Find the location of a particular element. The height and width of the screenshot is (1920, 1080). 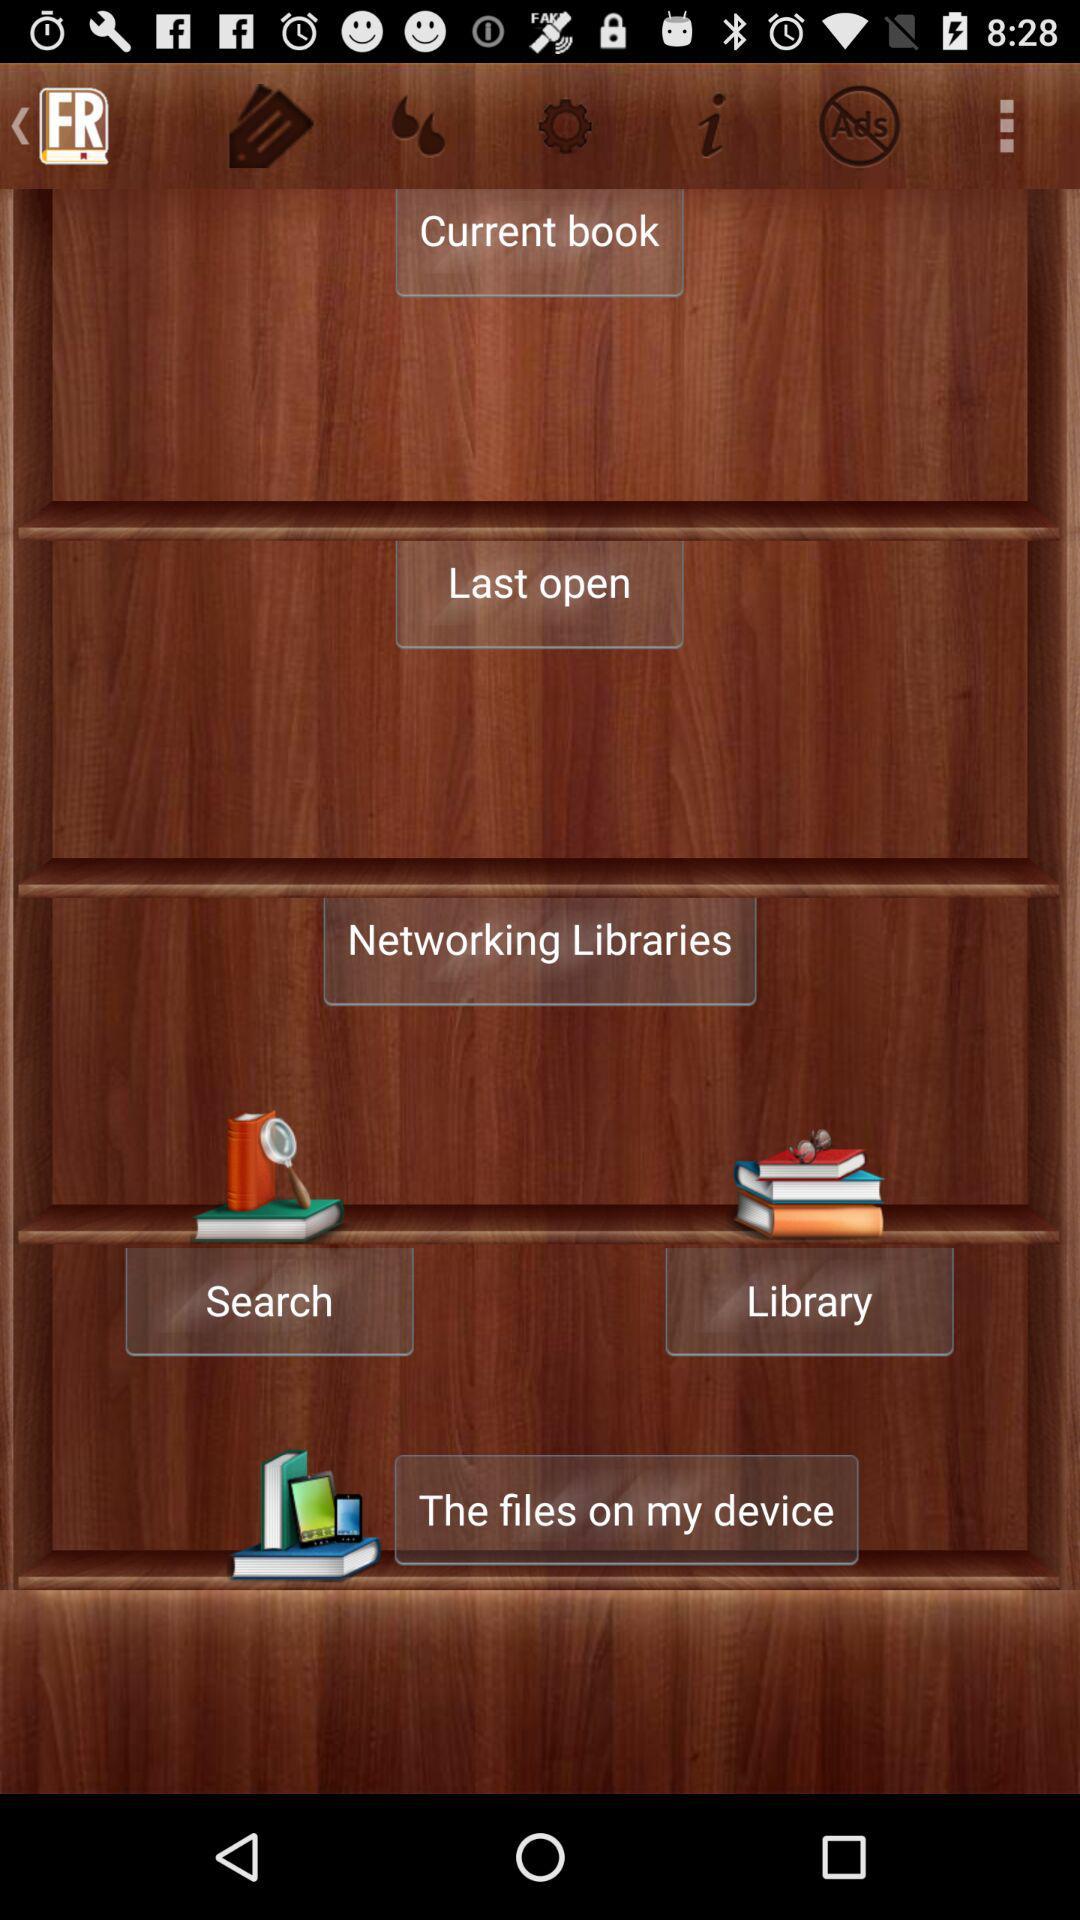

three dots on top right of page is located at coordinates (1006, 124).